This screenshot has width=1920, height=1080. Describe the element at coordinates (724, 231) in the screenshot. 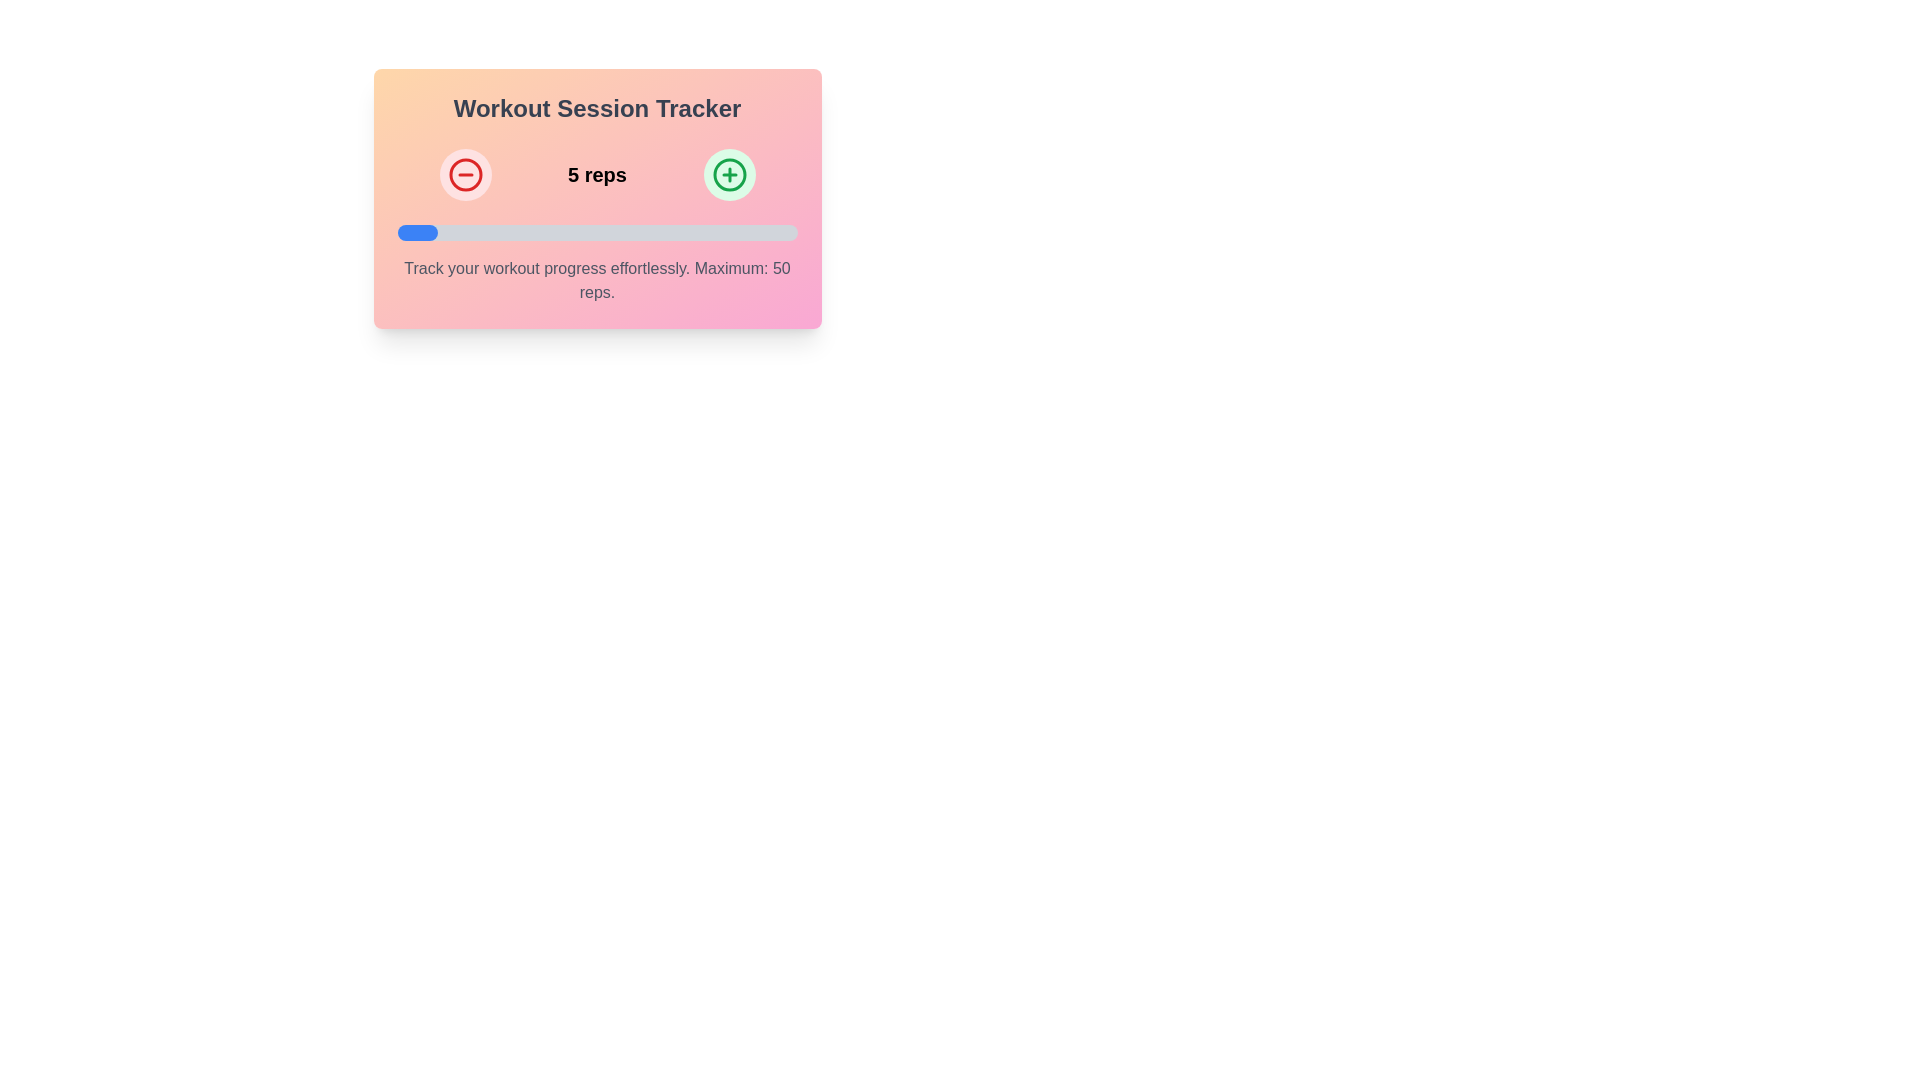

I see `slider progress` at that location.